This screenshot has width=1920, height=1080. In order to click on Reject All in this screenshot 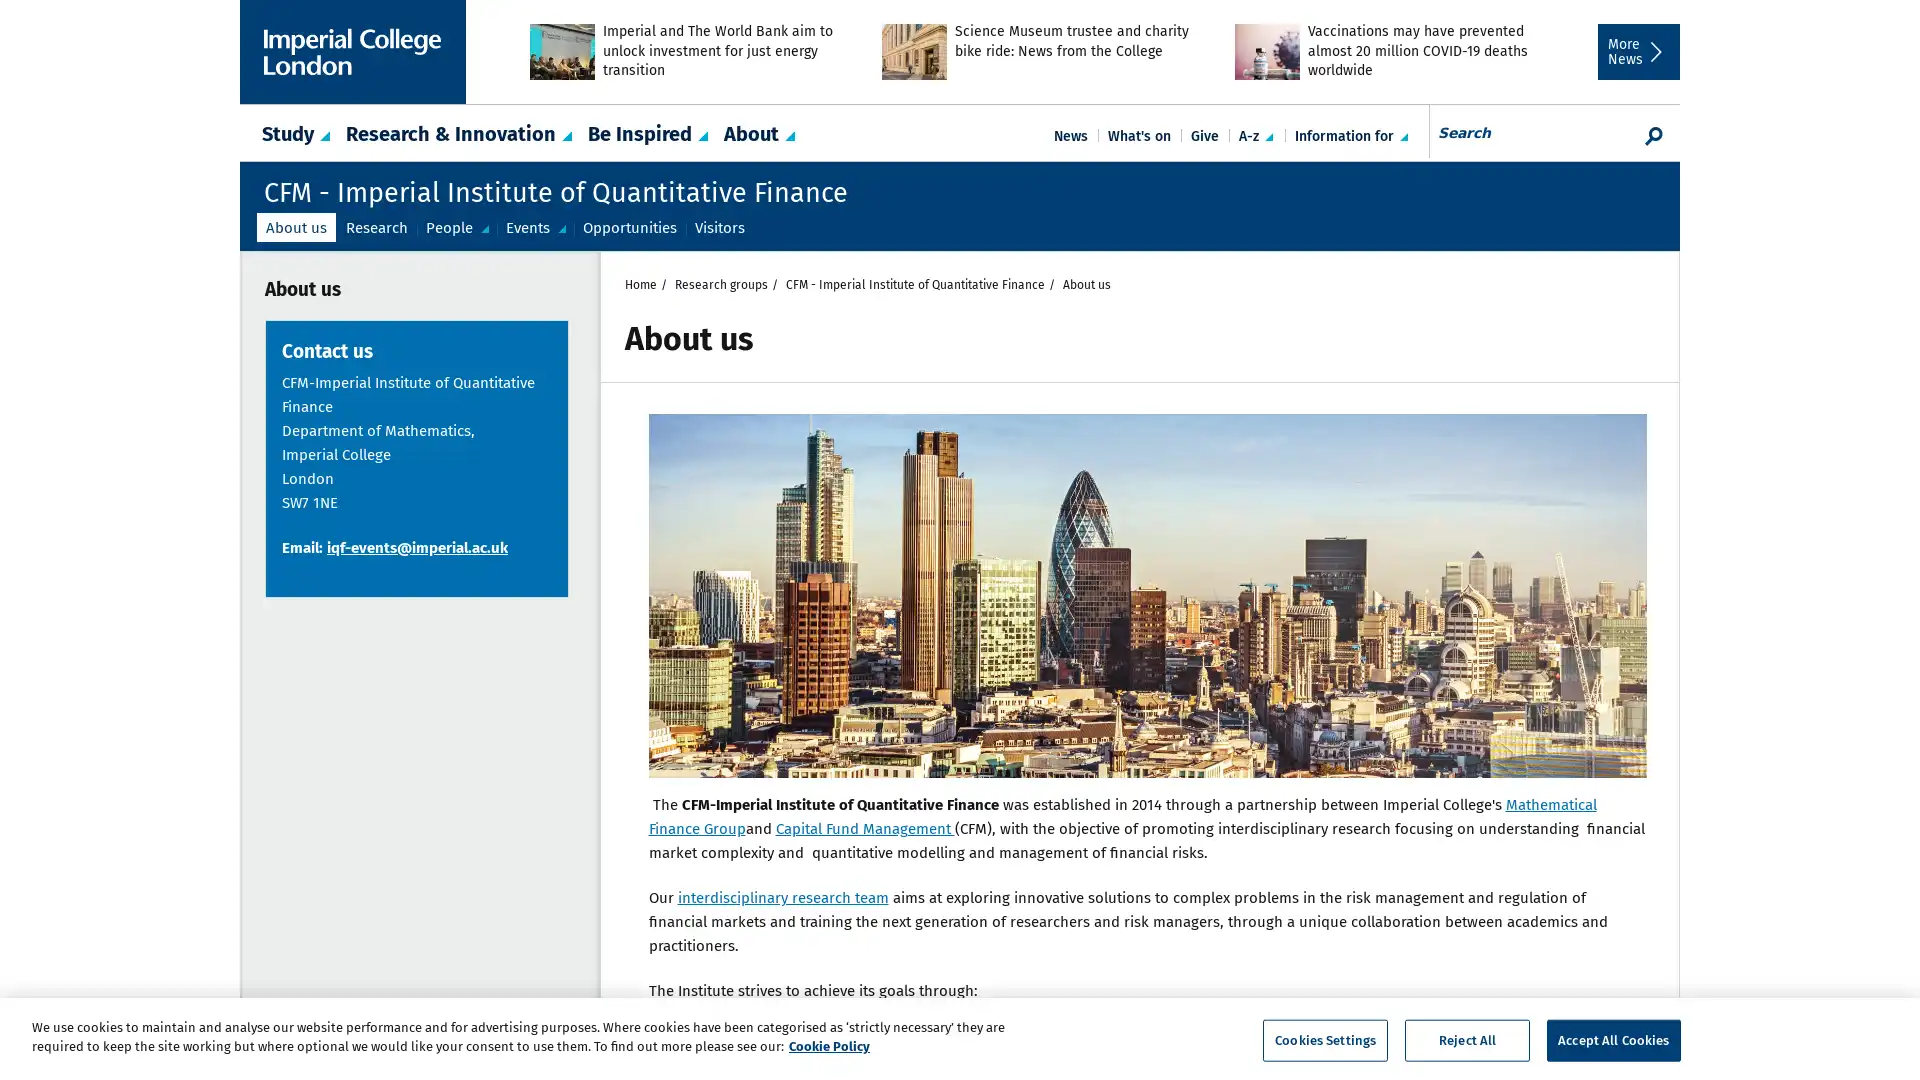, I will do `click(1467, 1039)`.